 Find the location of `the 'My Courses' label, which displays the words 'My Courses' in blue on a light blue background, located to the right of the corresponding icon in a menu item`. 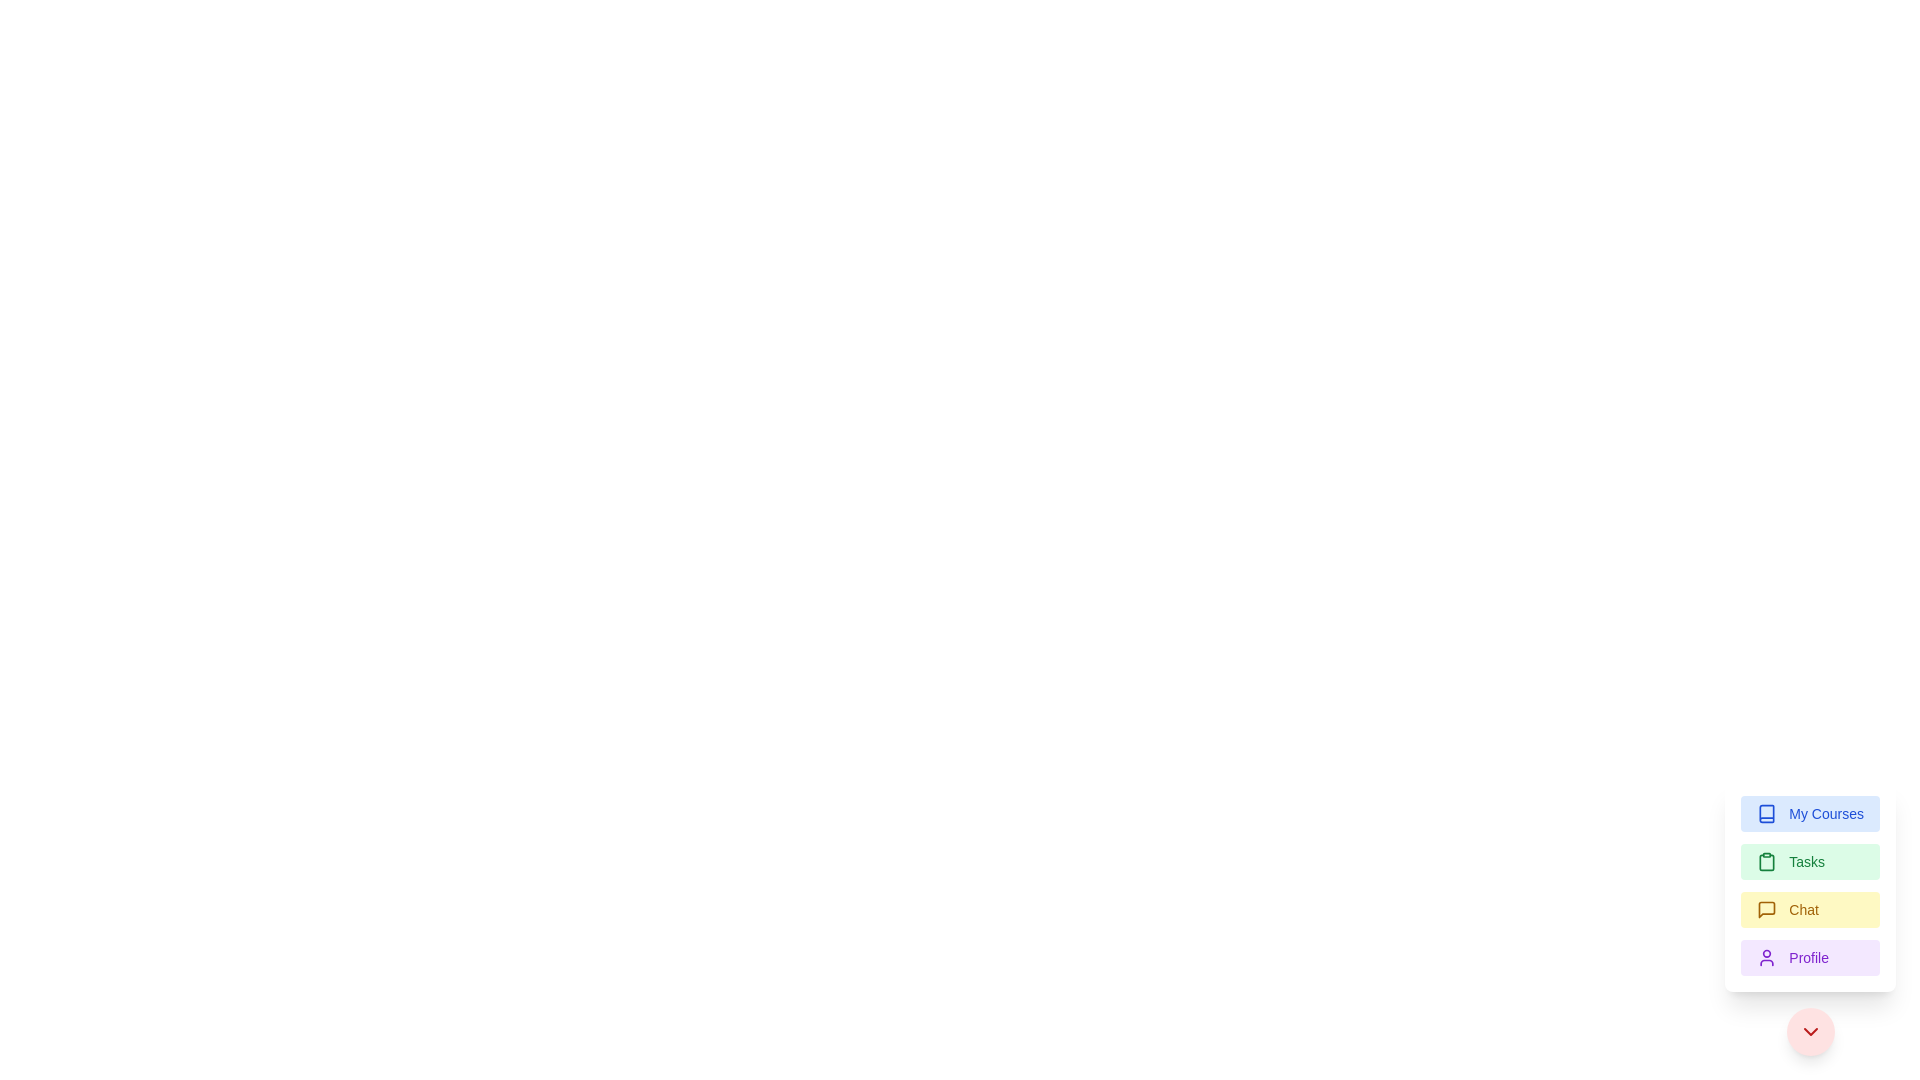

the 'My Courses' label, which displays the words 'My Courses' in blue on a light blue background, located to the right of the corresponding icon in a menu item is located at coordinates (1826, 813).